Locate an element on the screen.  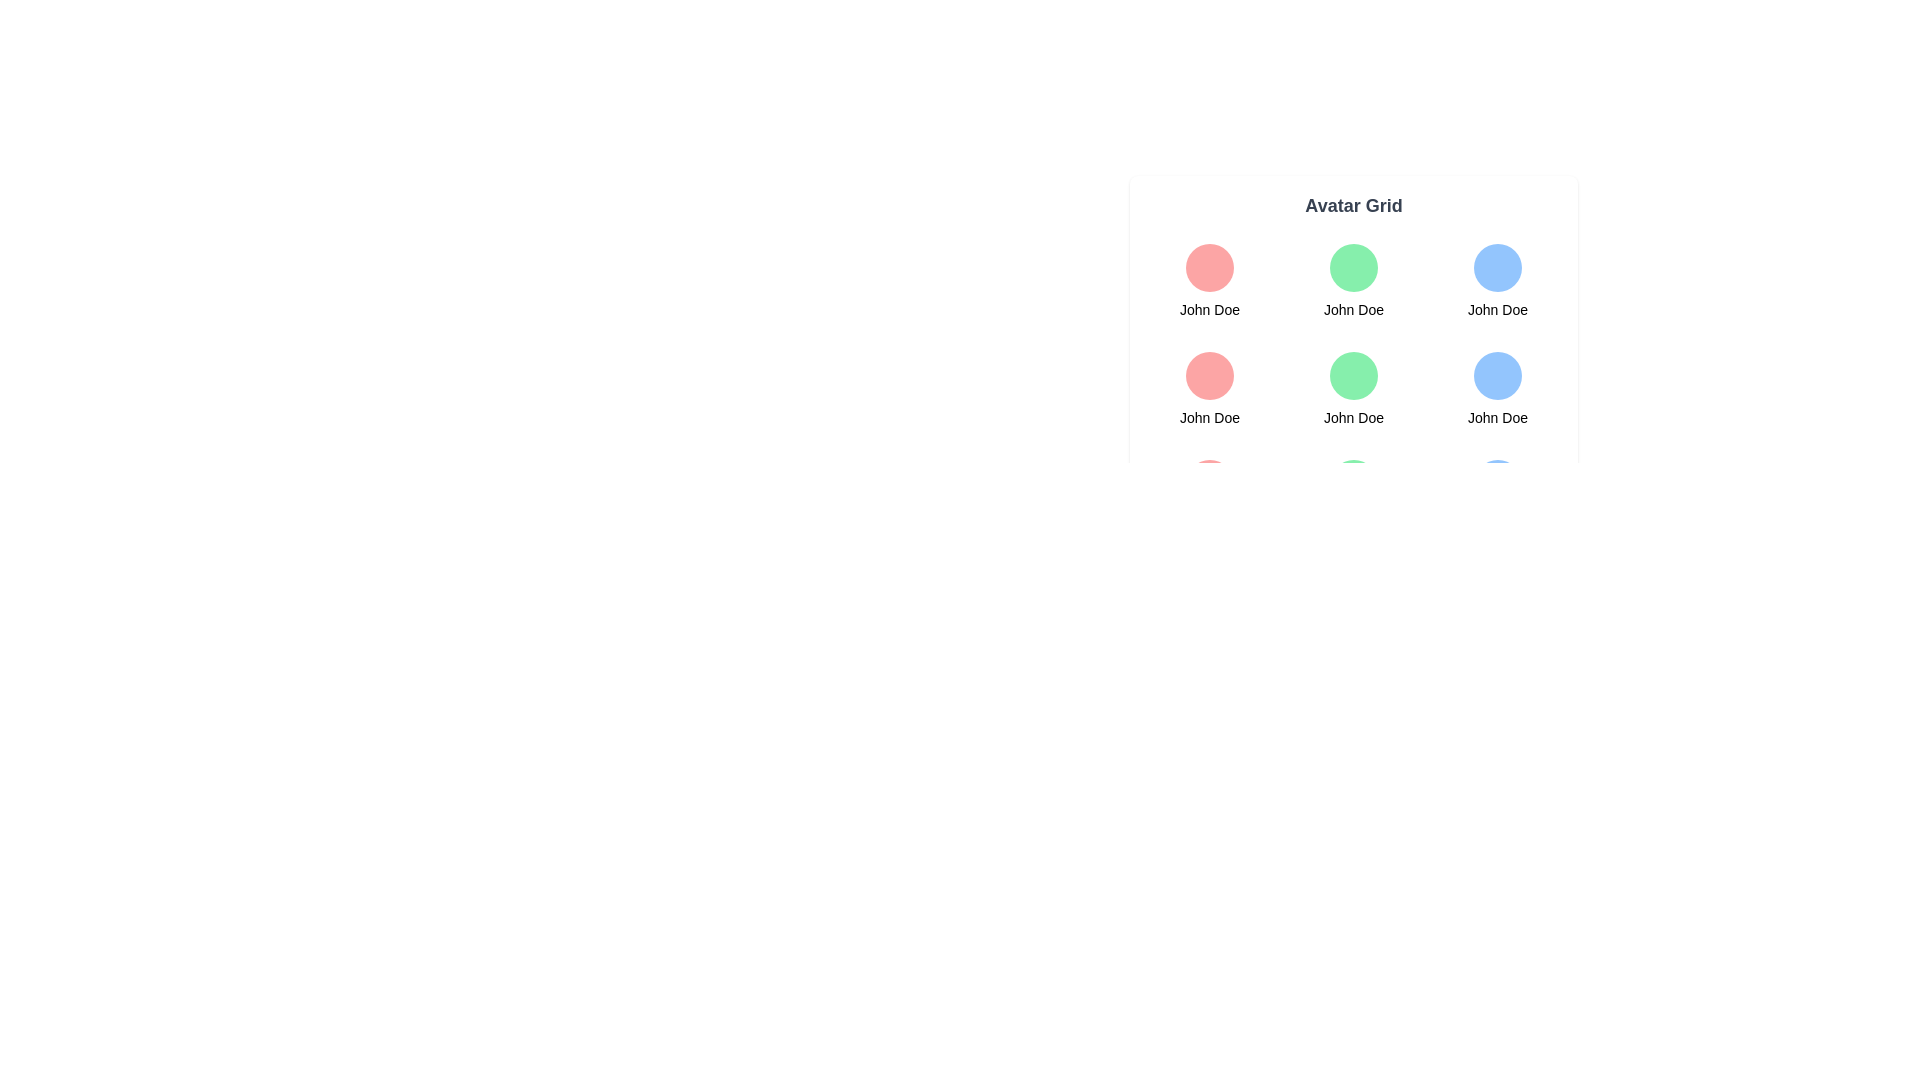
the user represented is located at coordinates (1353, 496).